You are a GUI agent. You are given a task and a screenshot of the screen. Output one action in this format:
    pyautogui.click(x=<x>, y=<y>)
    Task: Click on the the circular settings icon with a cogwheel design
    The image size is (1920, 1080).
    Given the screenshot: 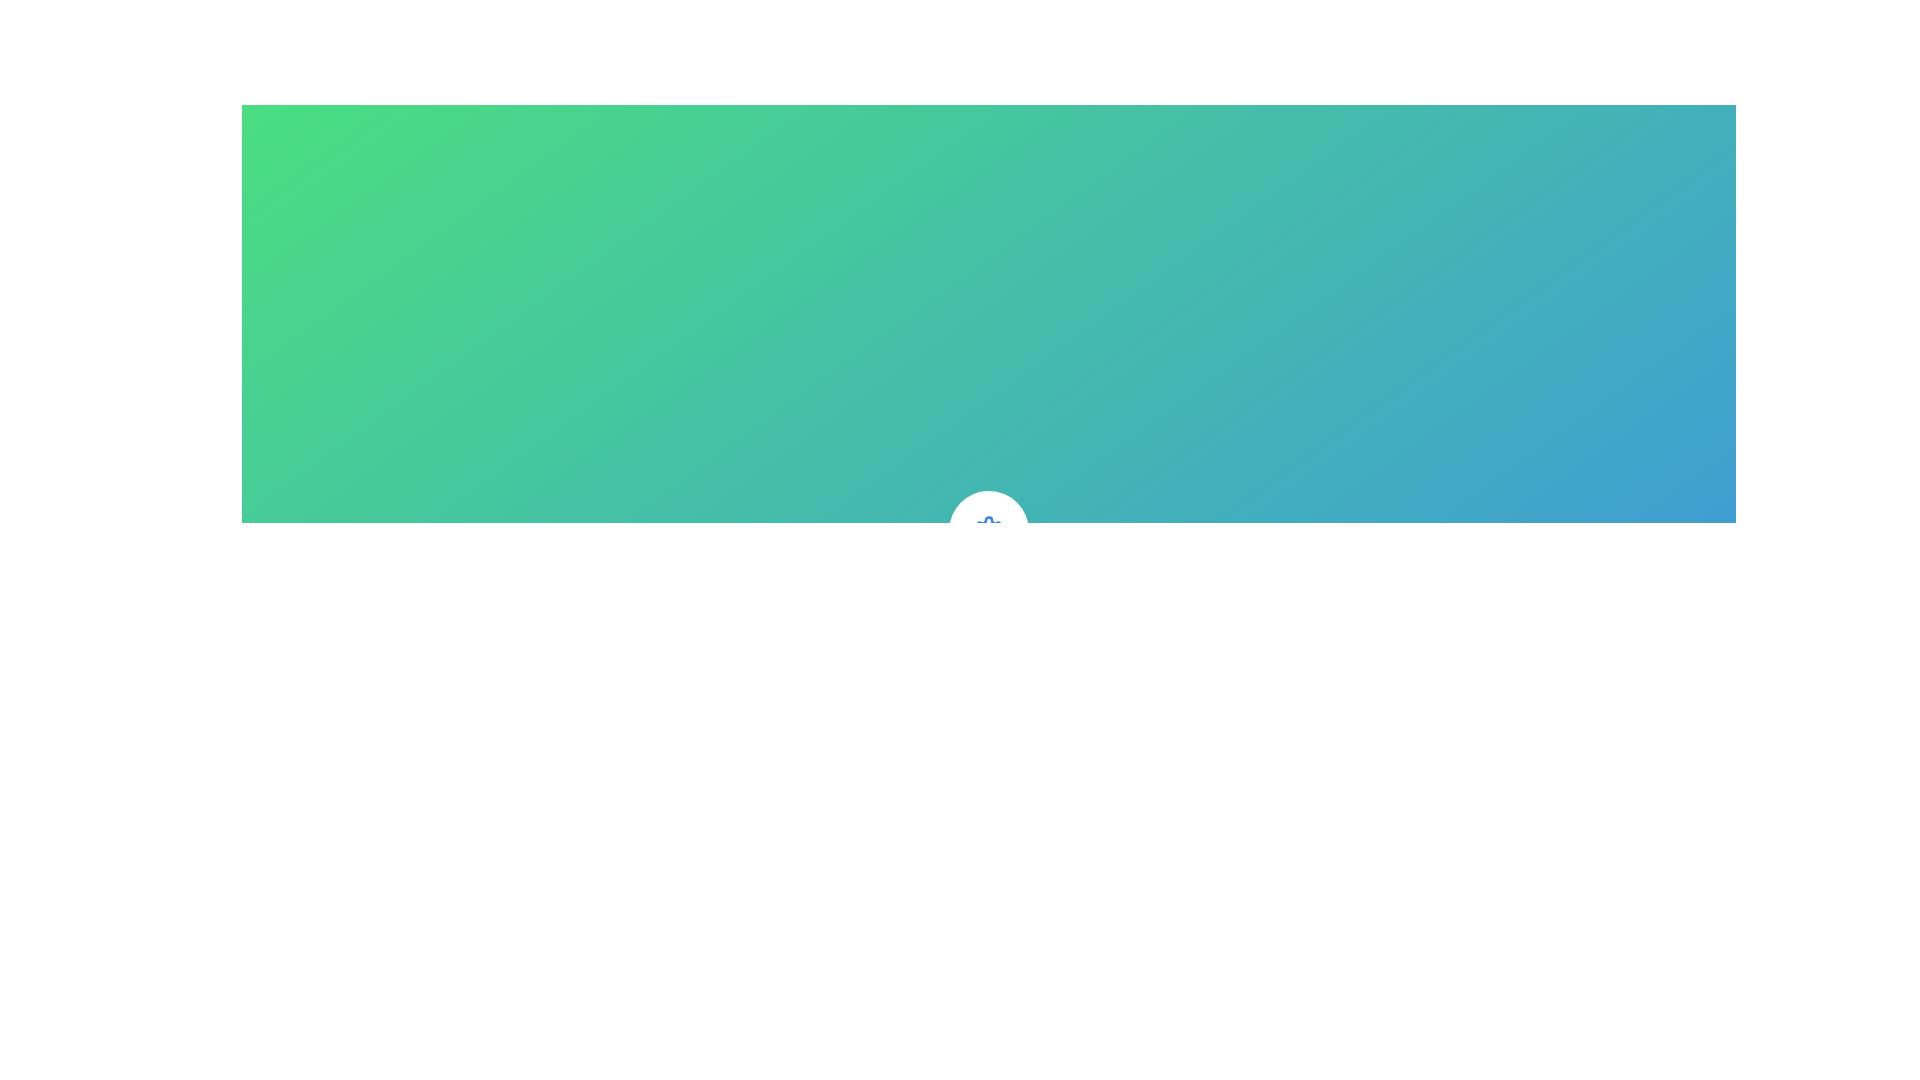 What is the action you would take?
    pyautogui.click(x=988, y=530)
    